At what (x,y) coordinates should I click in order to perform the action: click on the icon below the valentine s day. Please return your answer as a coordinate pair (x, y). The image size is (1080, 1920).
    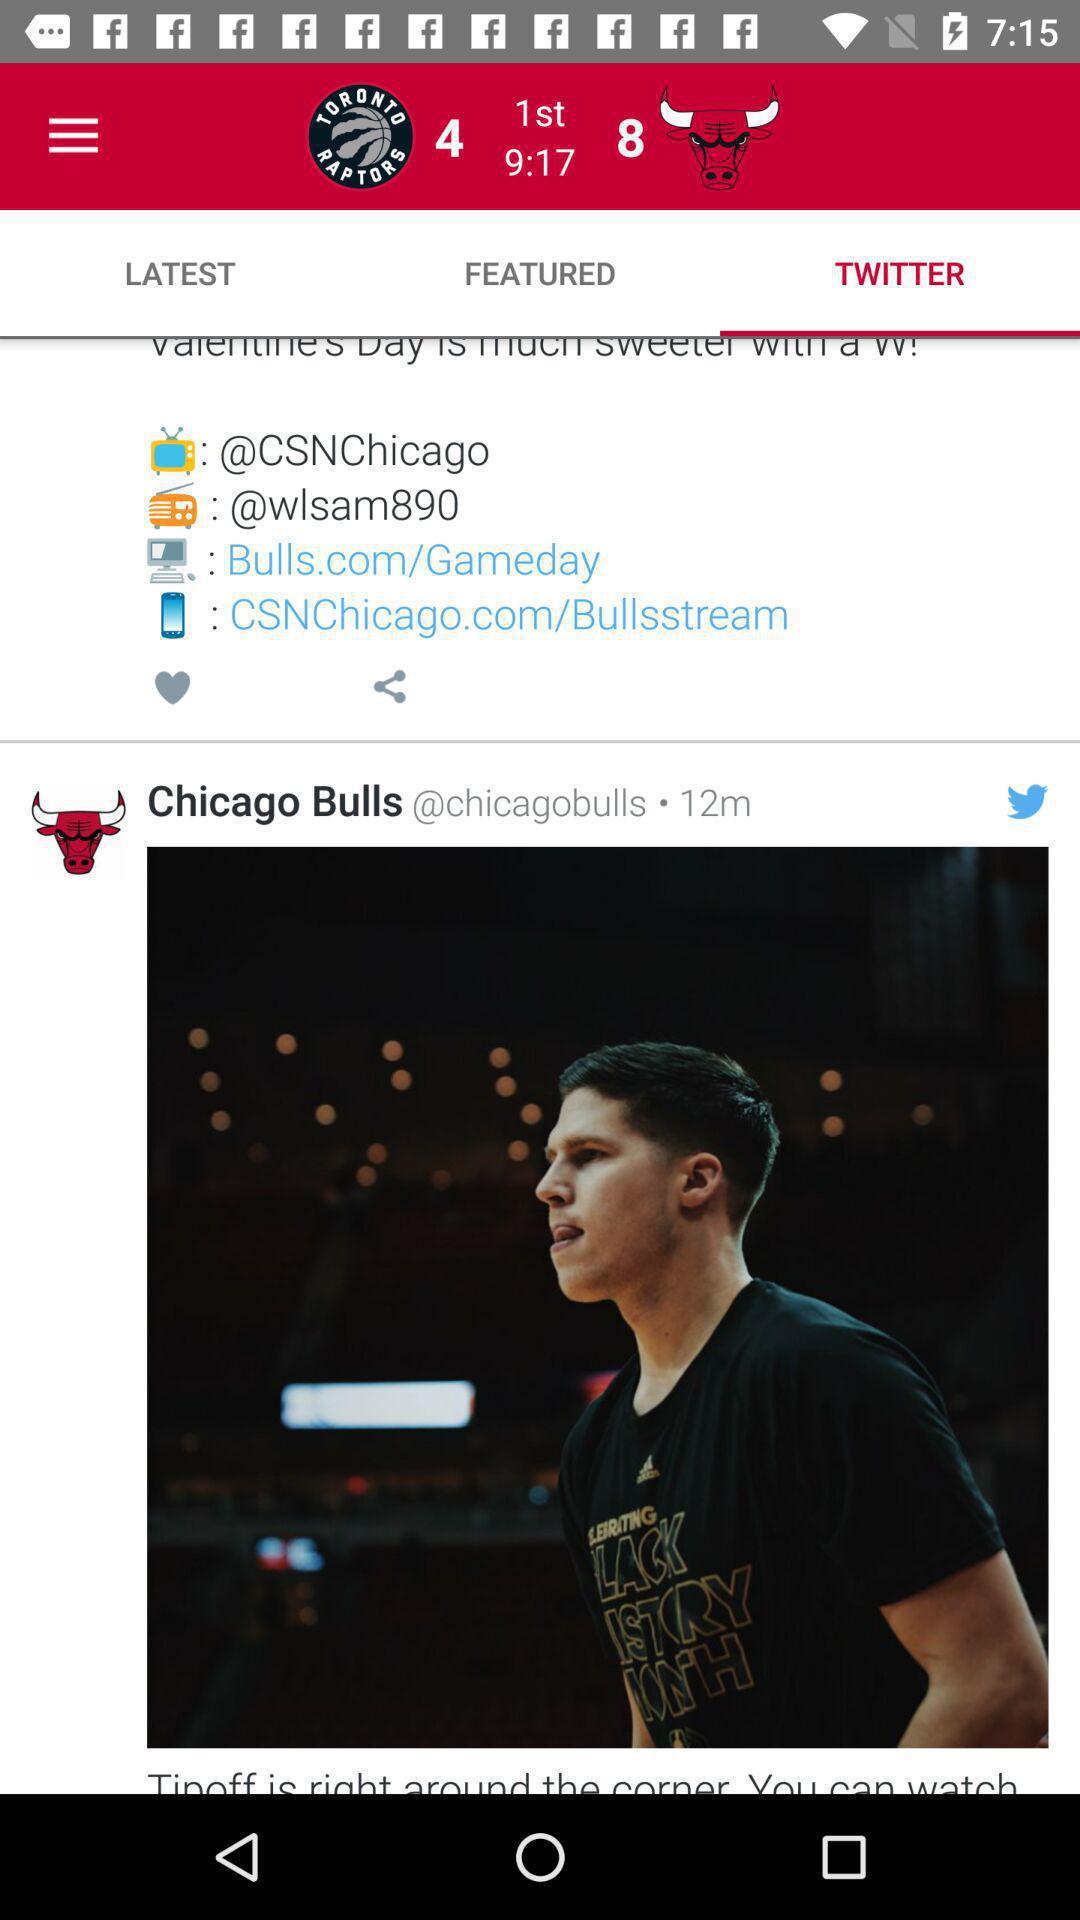
    Looking at the image, I should click on (171, 690).